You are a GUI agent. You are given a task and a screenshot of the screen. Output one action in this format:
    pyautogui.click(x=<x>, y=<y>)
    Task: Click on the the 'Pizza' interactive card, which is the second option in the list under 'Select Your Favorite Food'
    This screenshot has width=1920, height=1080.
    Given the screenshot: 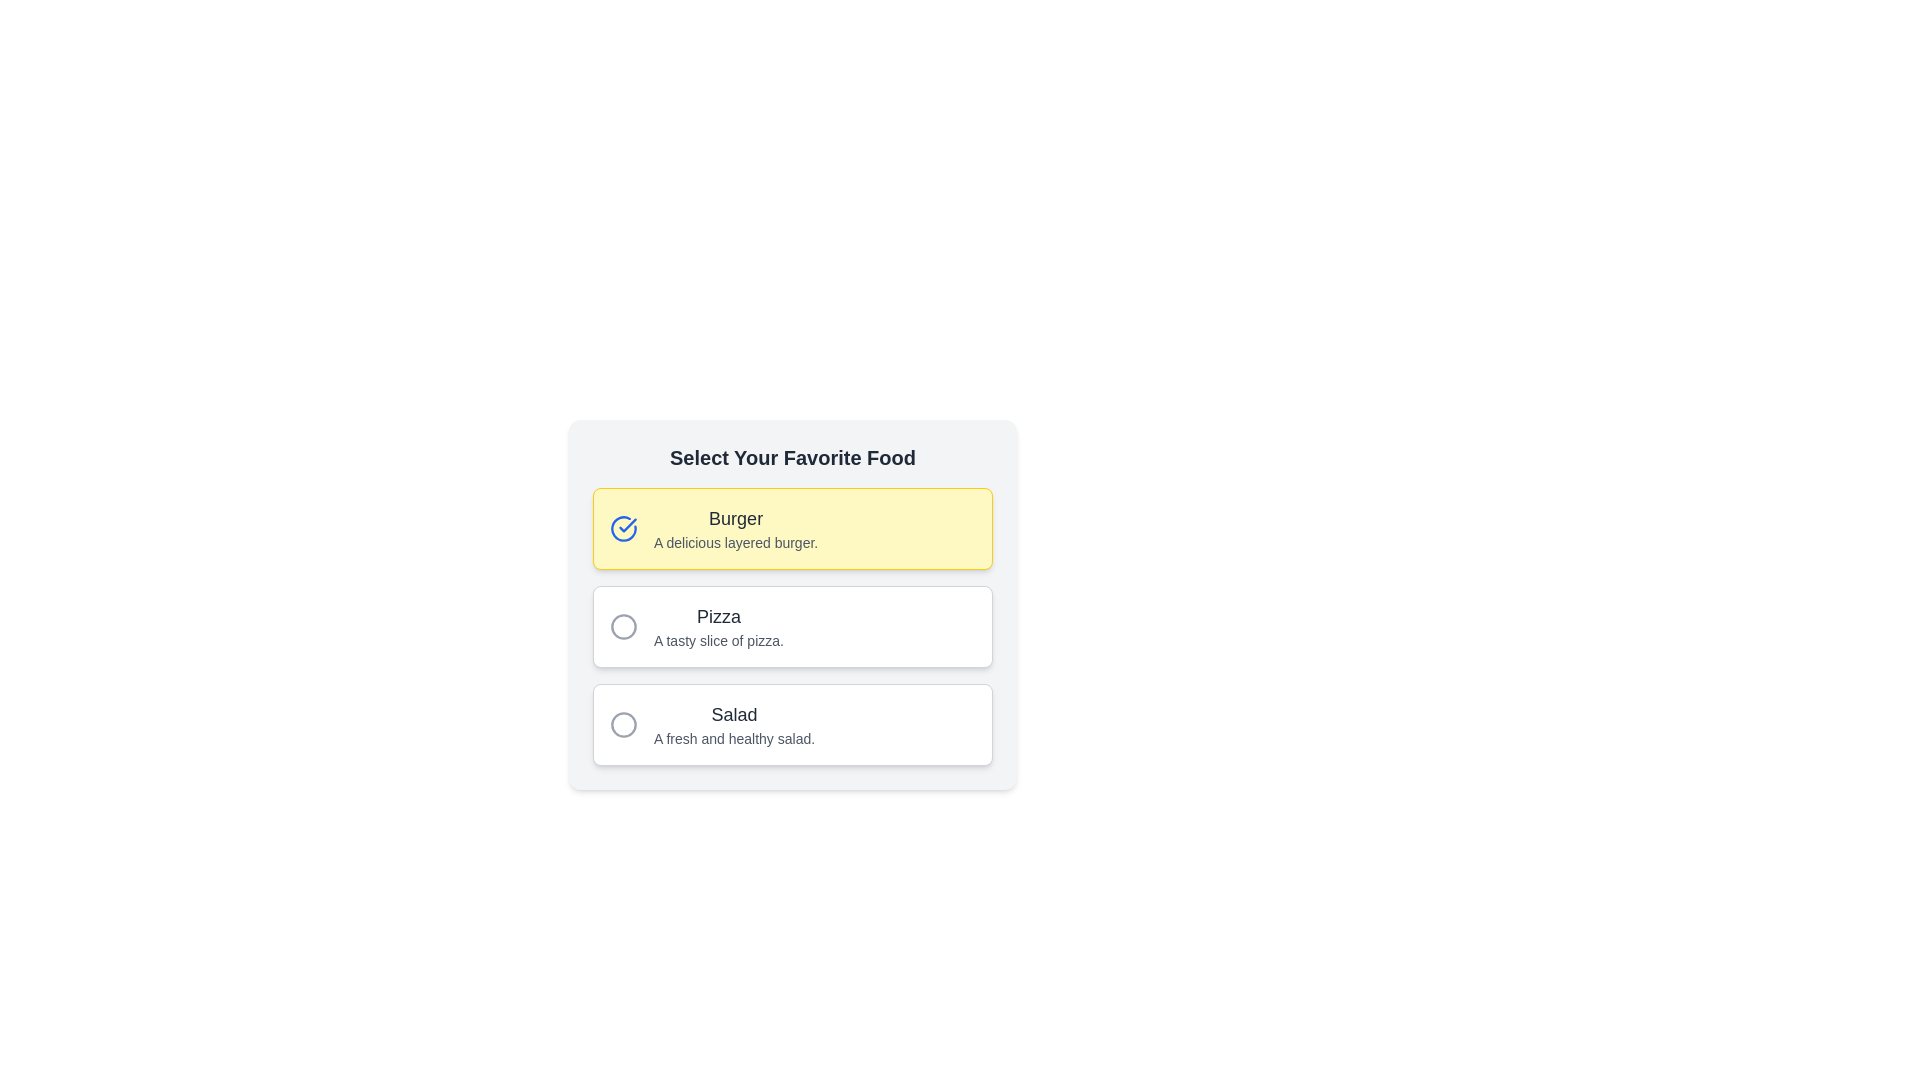 What is the action you would take?
    pyautogui.click(x=791, y=626)
    